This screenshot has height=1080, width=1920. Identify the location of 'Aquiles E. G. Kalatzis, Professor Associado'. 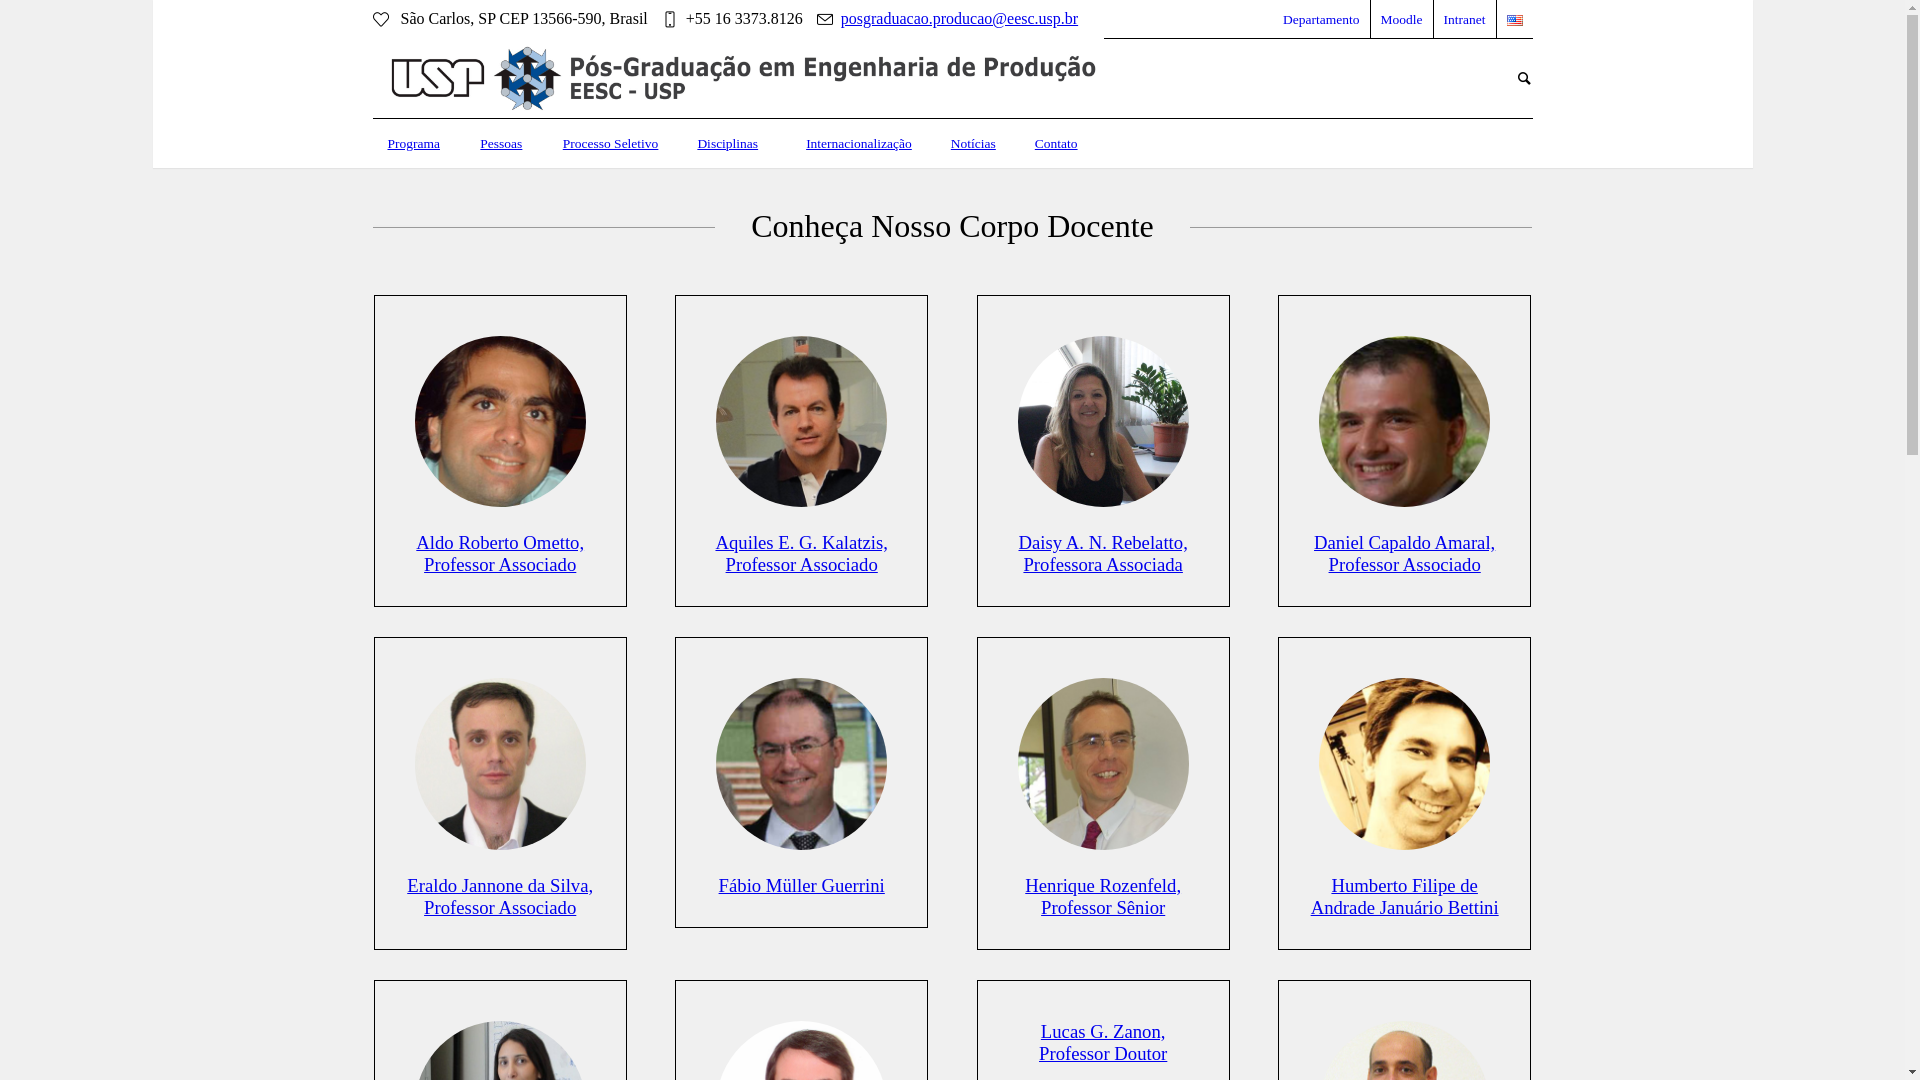
(801, 553).